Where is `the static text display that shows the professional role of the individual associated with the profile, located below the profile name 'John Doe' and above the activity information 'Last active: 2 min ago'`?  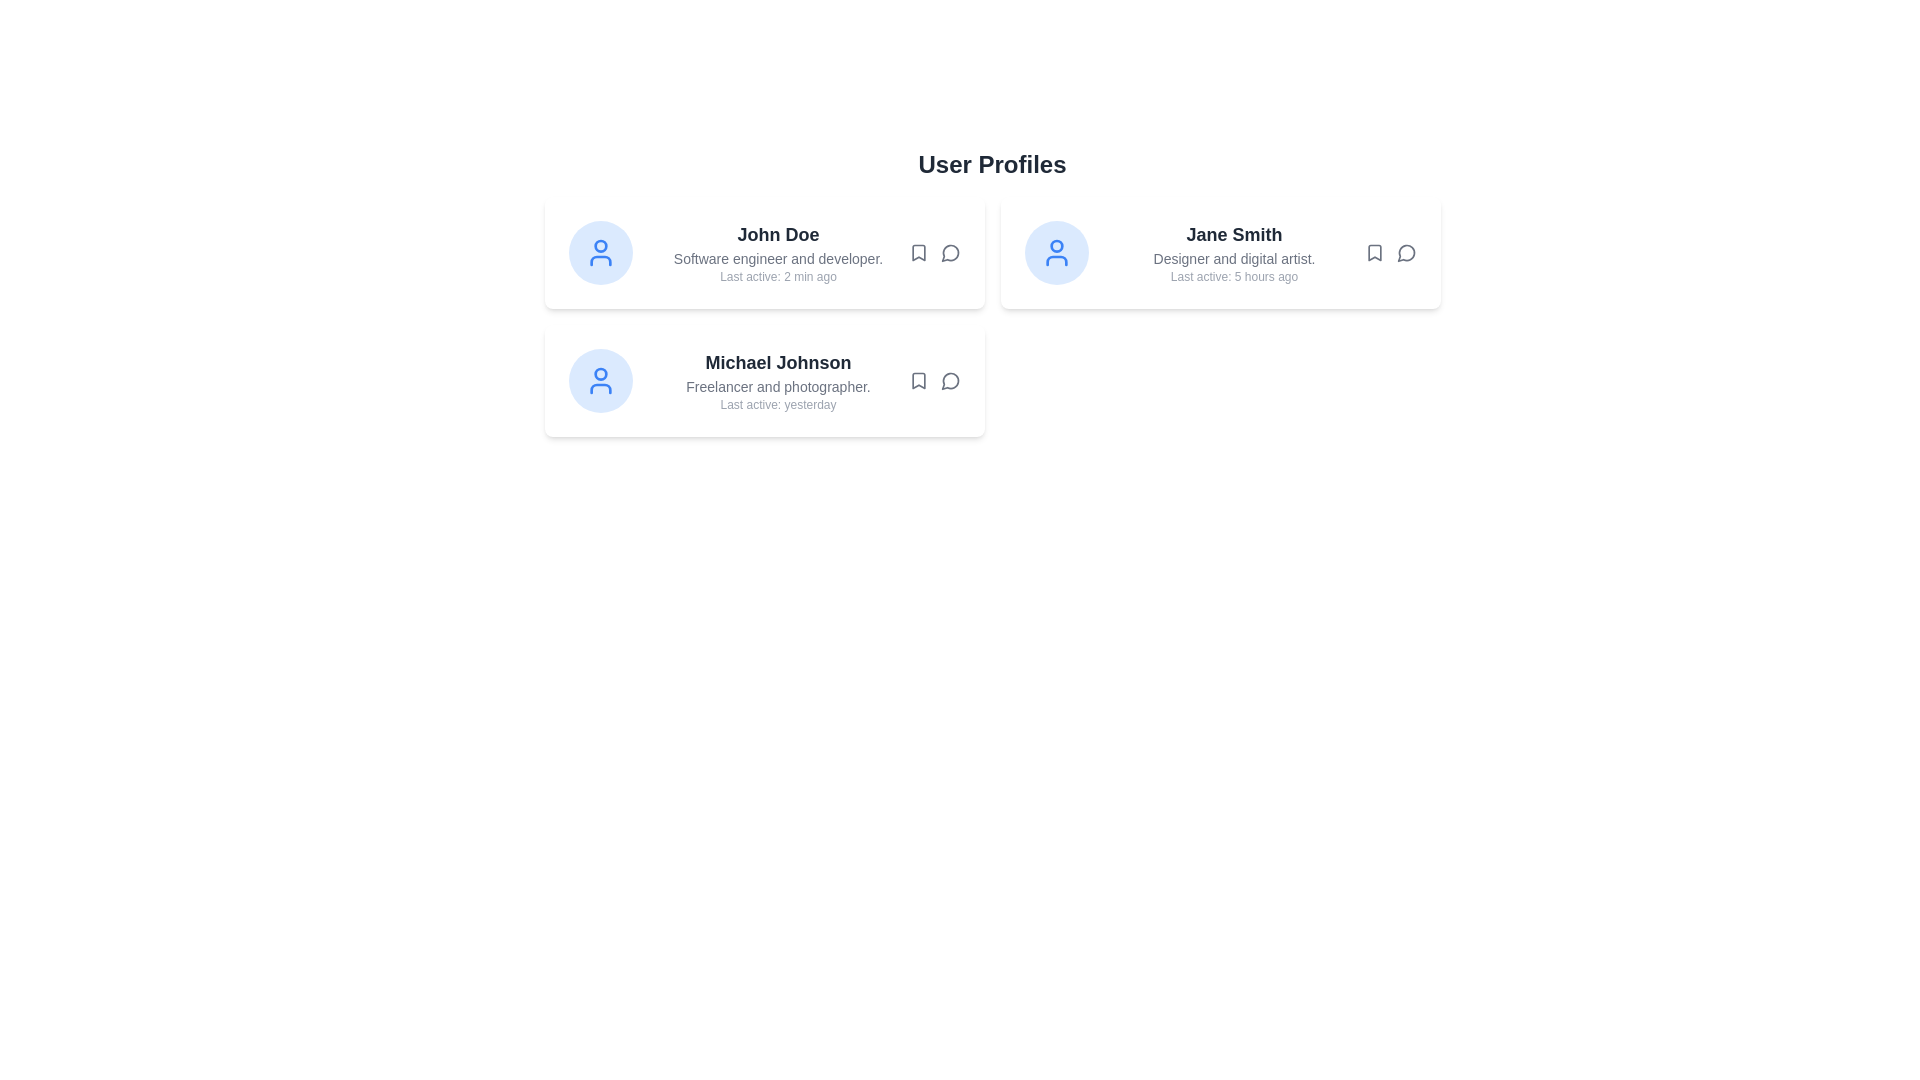 the static text display that shows the professional role of the individual associated with the profile, located below the profile name 'John Doe' and above the activity information 'Last active: 2 min ago' is located at coordinates (777, 257).